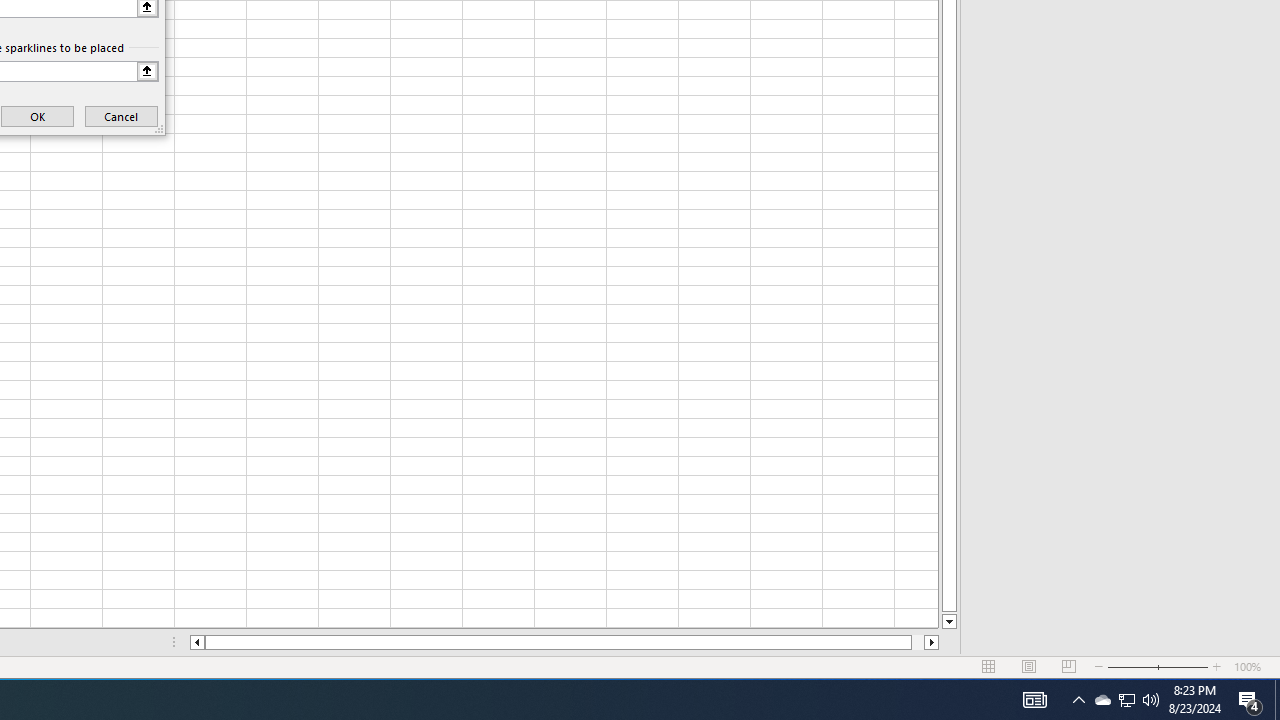 This screenshot has height=720, width=1280. Describe the element at coordinates (931, 642) in the screenshot. I see `'Column right'` at that location.